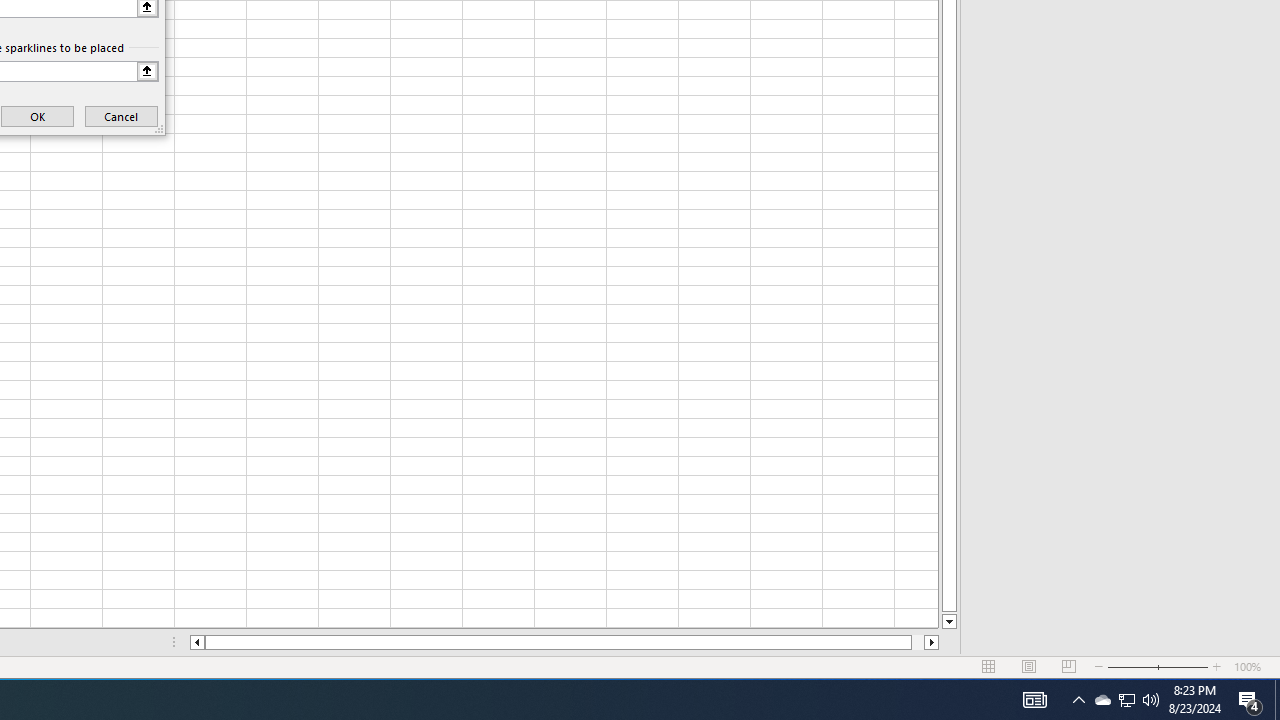 This screenshot has height=720, width=1280. Describe the element at coordinates (931, 642) in the screenshot. I see `'Column right'` at that location.